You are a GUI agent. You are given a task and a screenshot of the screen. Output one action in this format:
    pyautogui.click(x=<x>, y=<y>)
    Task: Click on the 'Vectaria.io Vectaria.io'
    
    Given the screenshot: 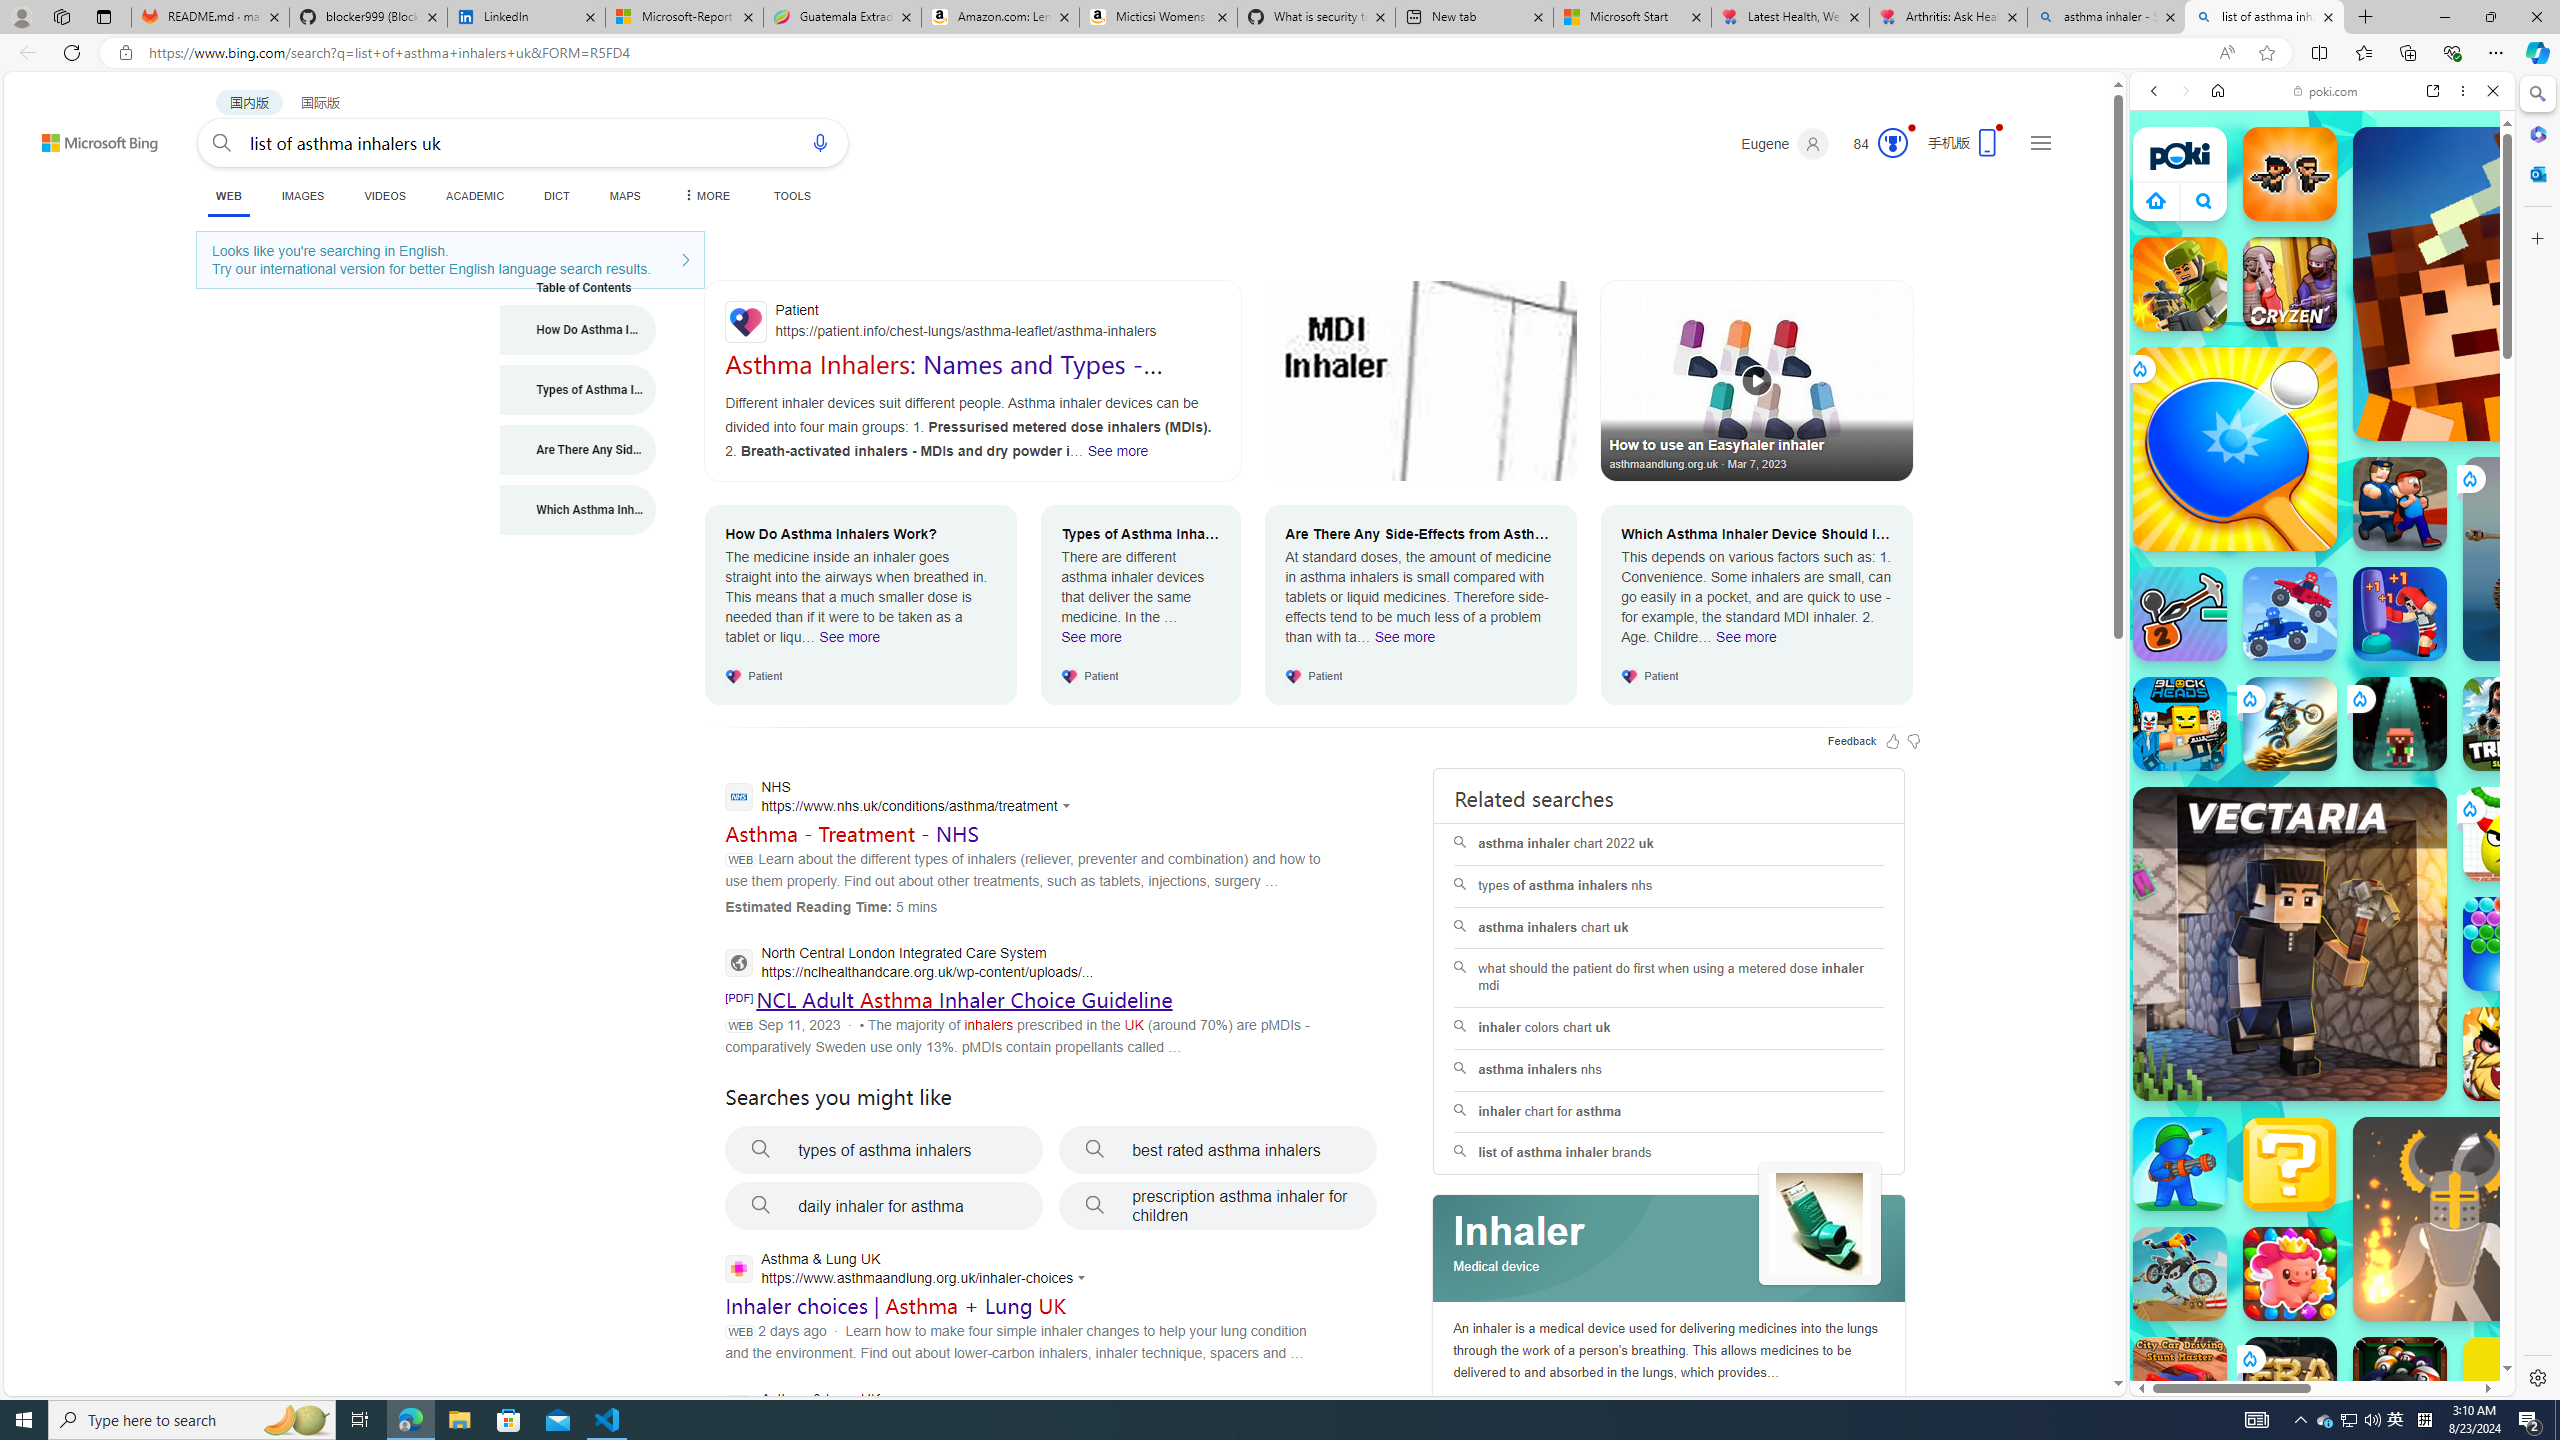 What is the action you would take?
    pyautogui.click(x=2288, y=943)
    